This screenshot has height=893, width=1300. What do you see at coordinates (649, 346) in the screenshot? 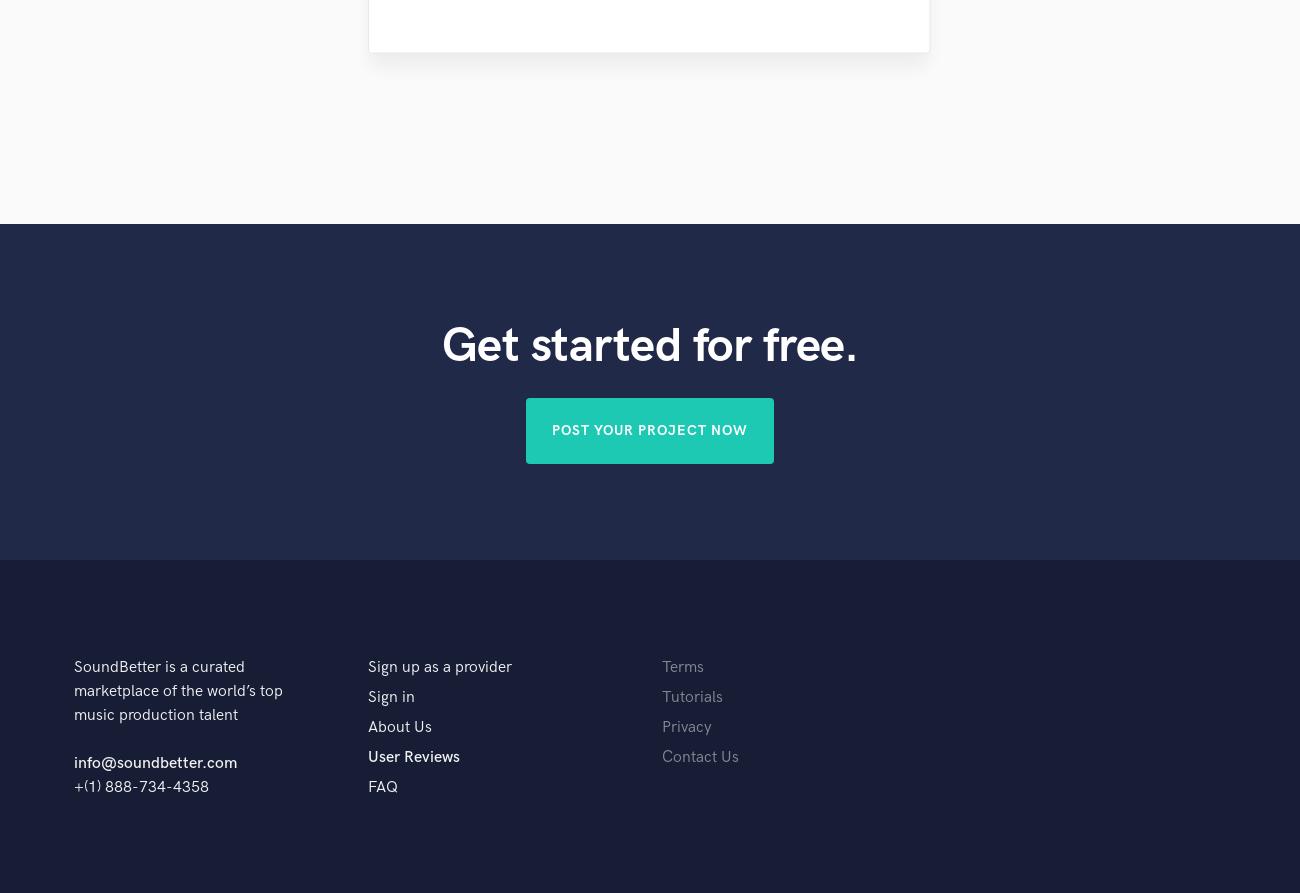
I see `'Get started for free.'` at bounding box center [649, 346].